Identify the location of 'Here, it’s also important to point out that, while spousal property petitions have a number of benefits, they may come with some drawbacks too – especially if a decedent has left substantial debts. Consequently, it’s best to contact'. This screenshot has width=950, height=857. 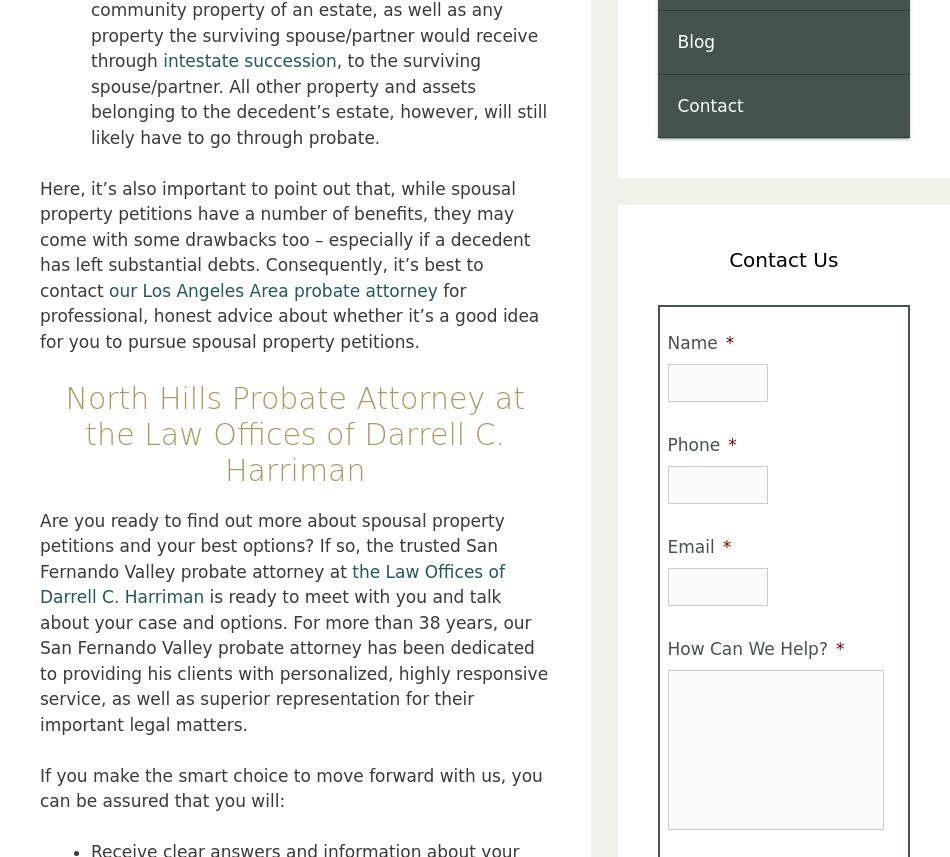
(284, 239).